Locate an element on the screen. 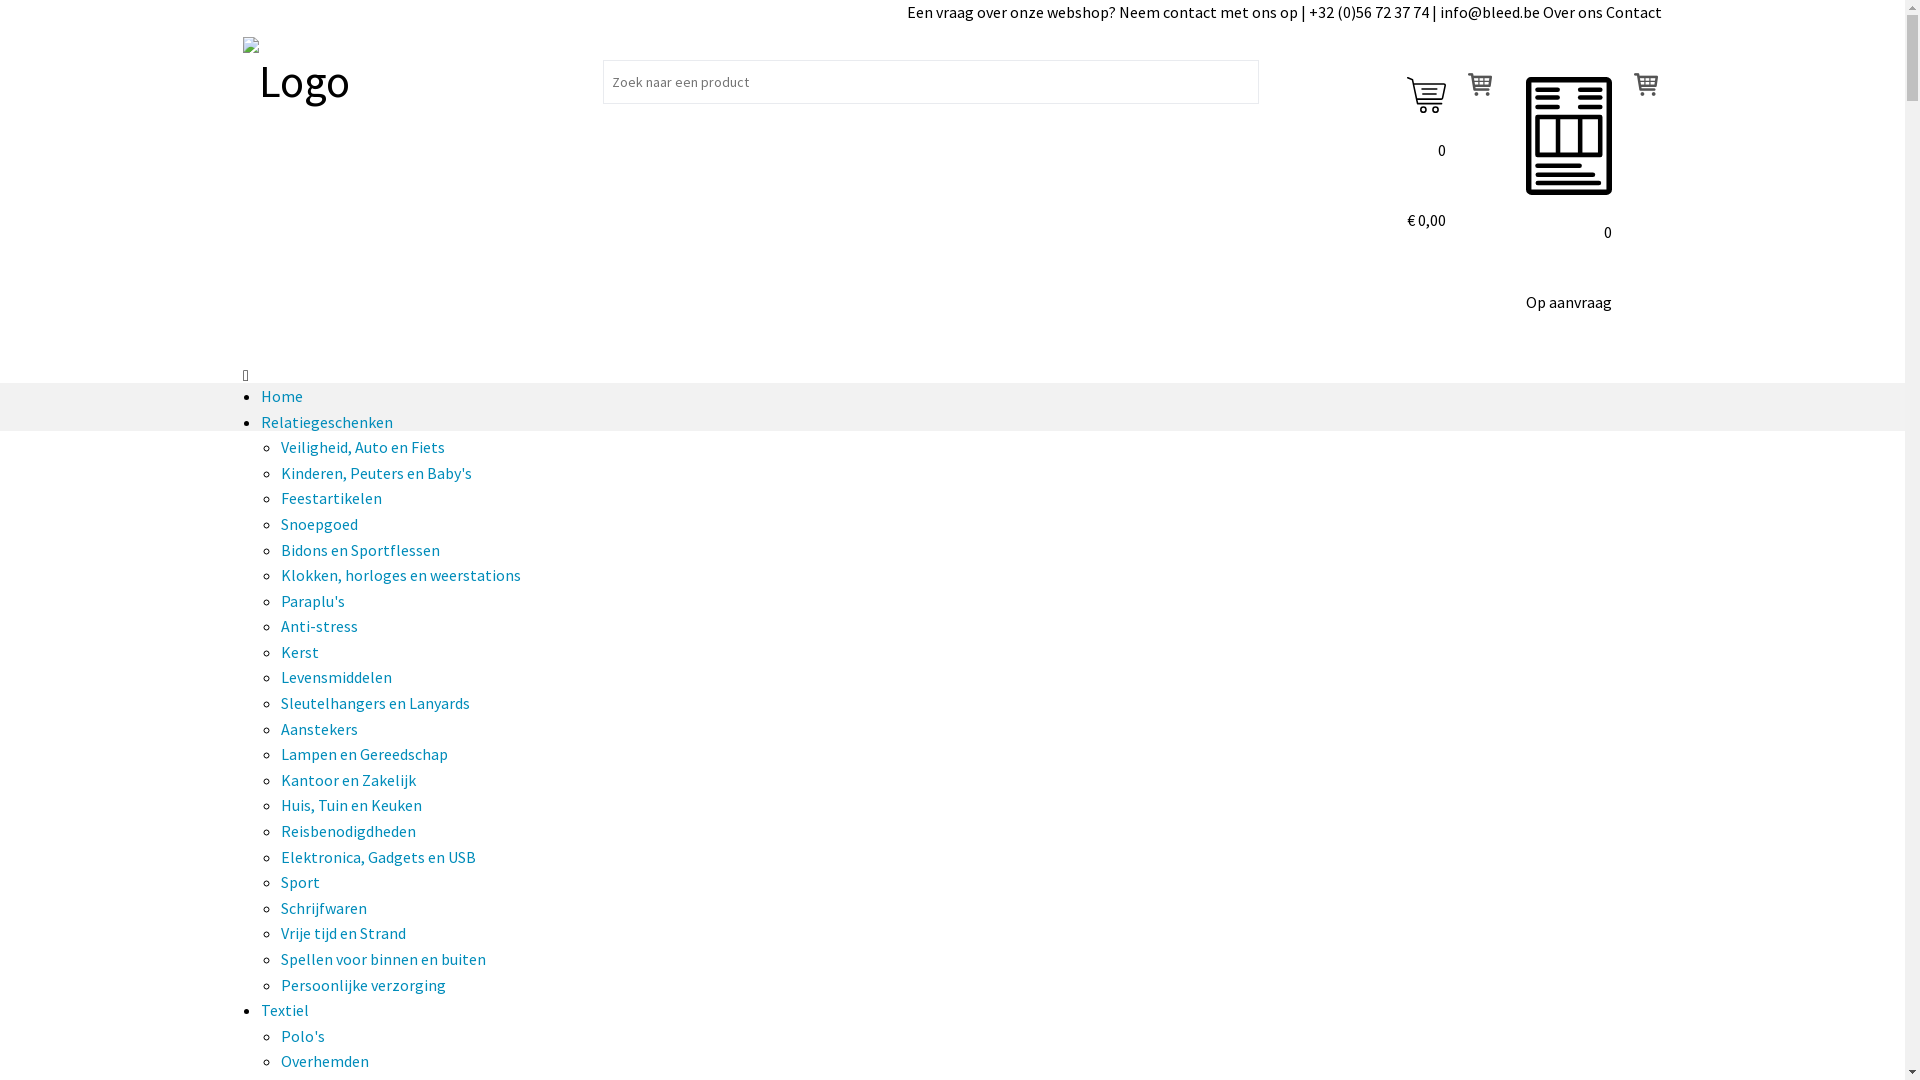 This screenshot has height=1080, width=1920. 'Snoepgoed' is located at coordinates (280, 523).